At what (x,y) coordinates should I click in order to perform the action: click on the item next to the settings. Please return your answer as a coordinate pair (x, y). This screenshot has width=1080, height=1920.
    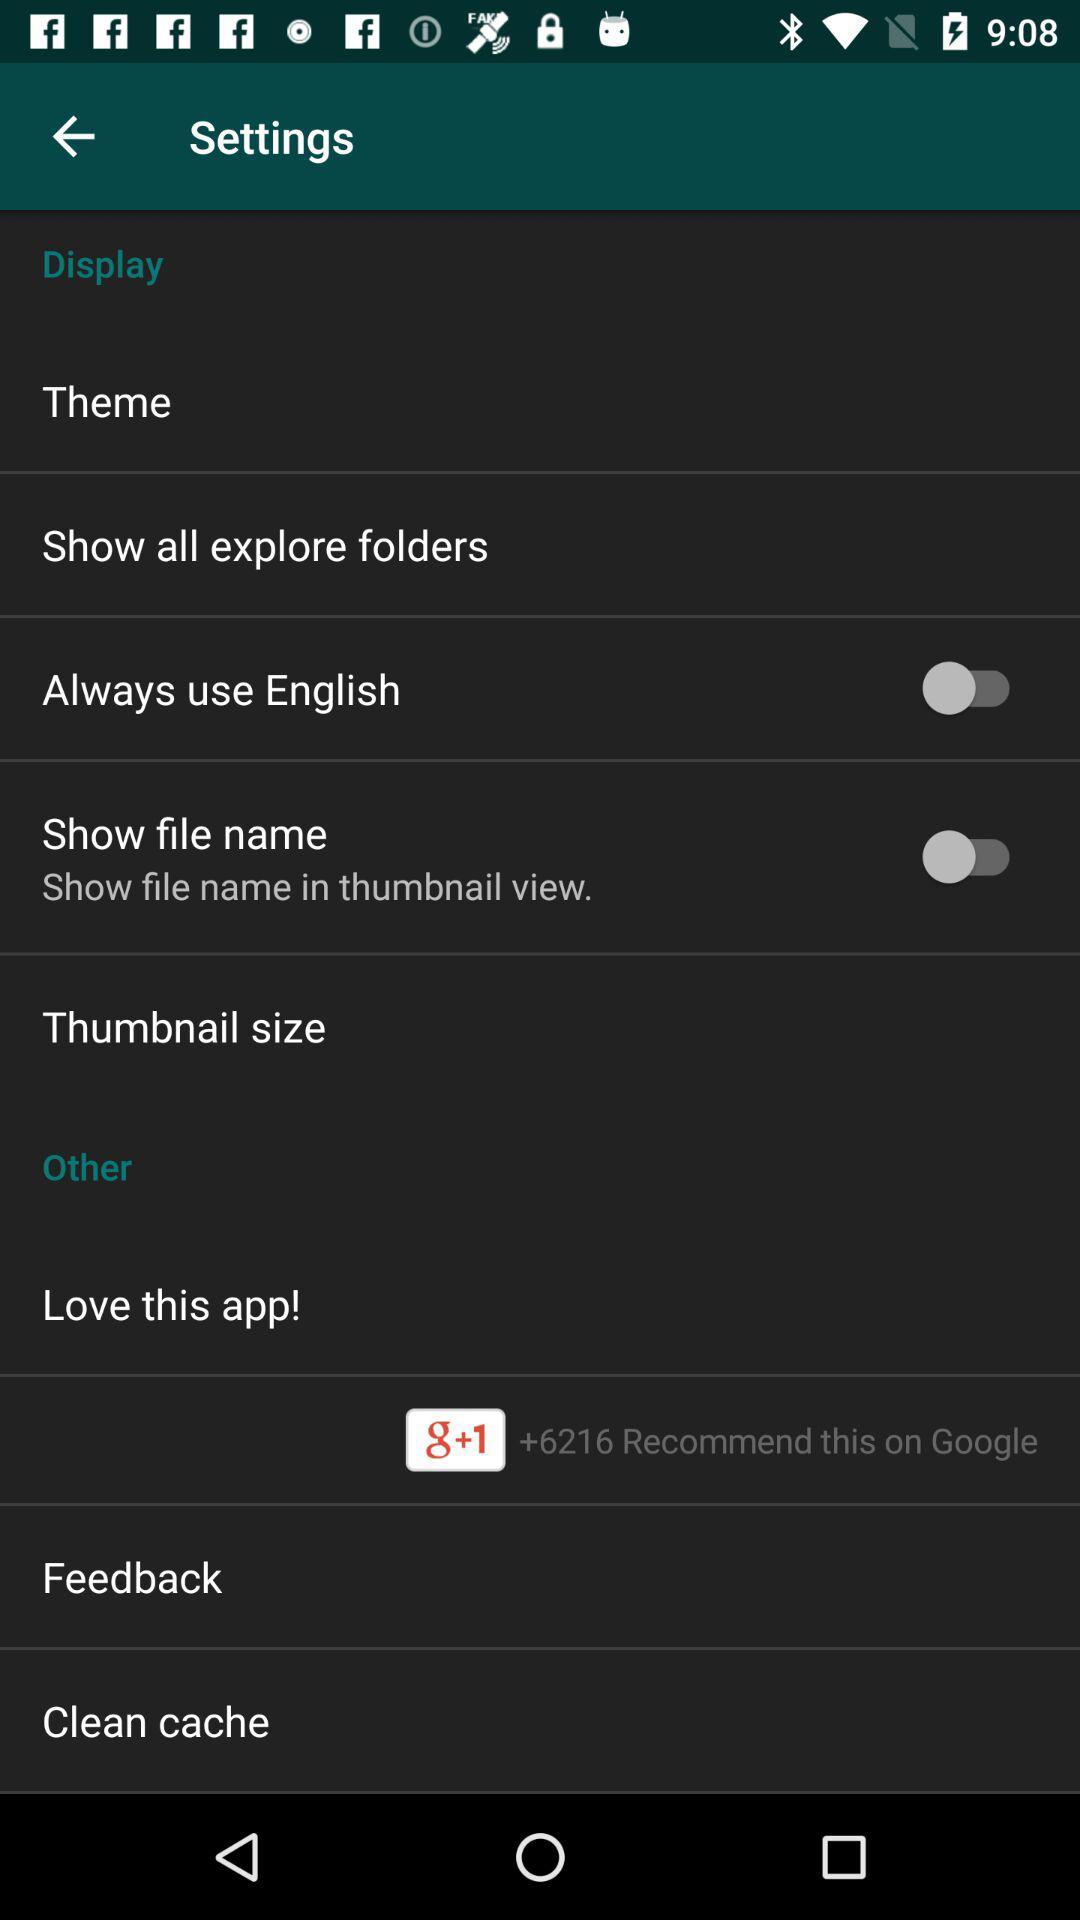
    Looking at the image, I should click on (72, 135).